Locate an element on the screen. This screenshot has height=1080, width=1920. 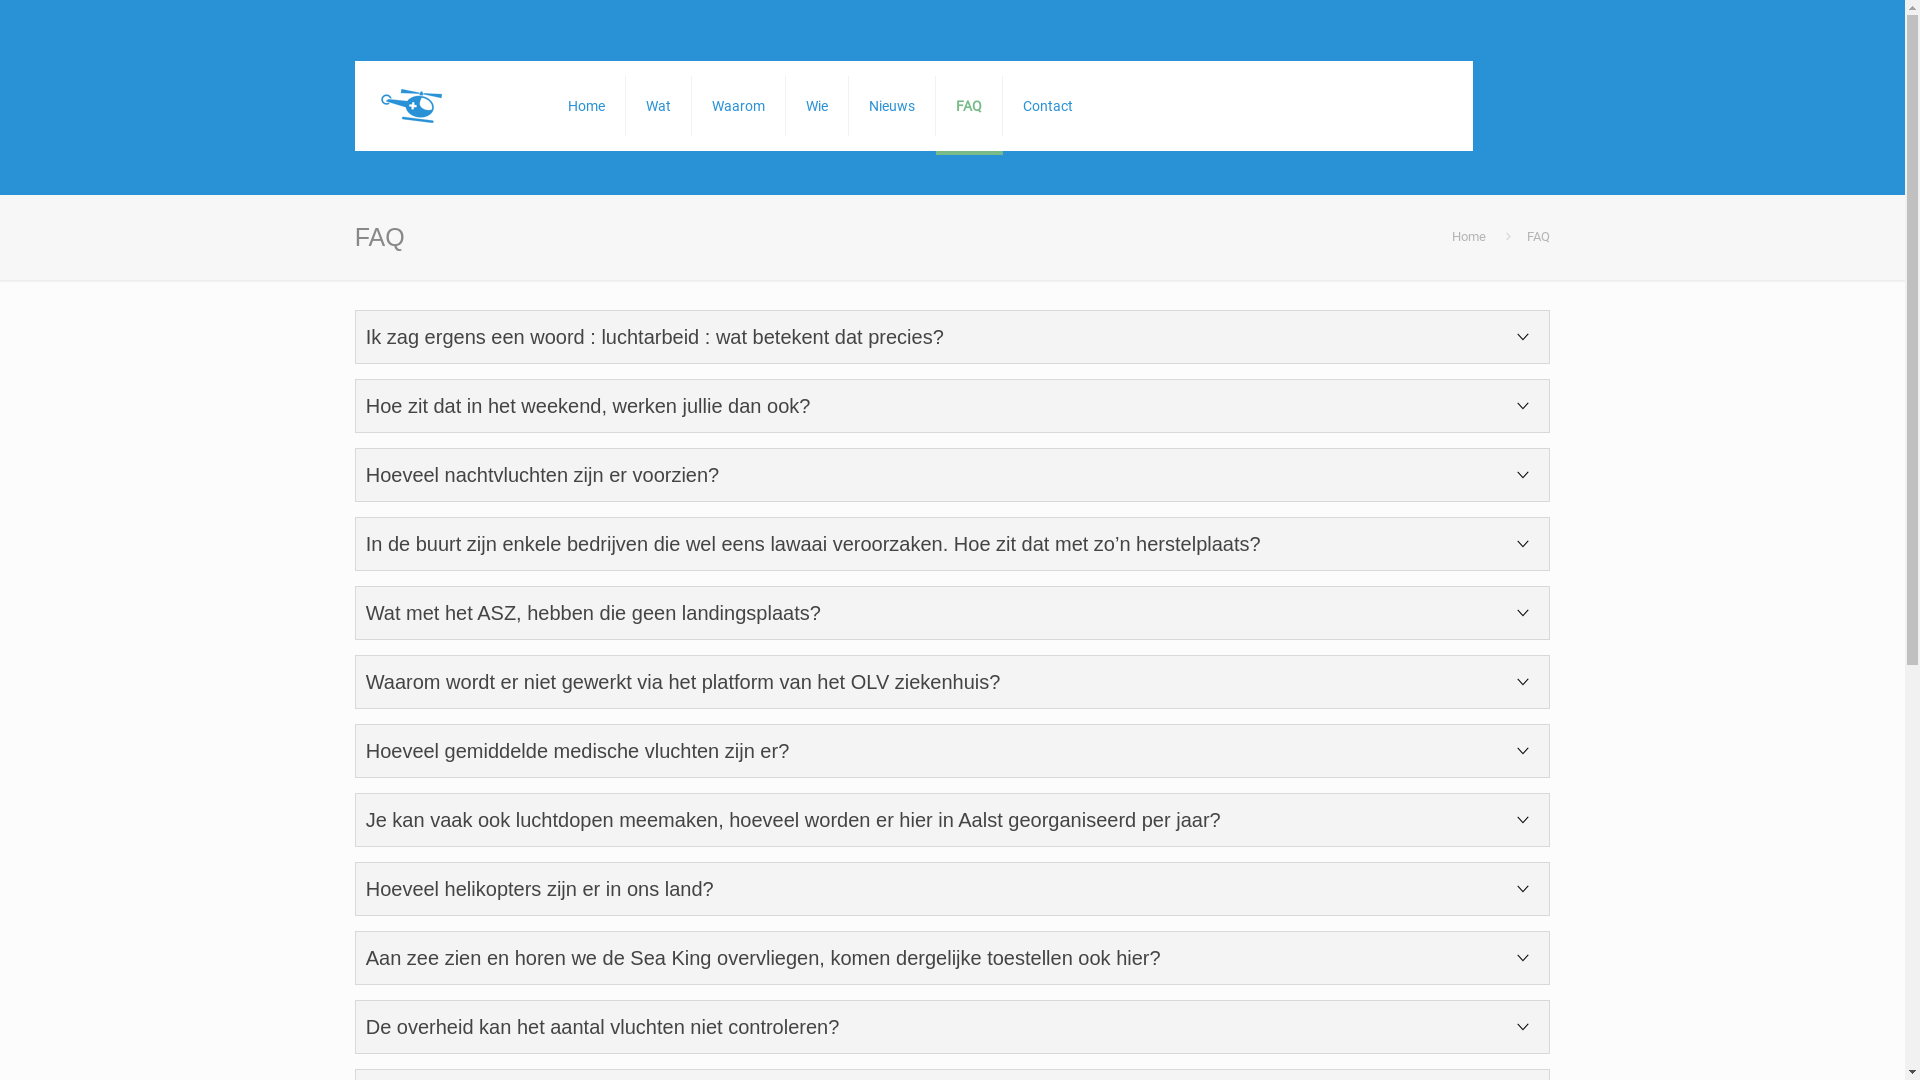
'Nieuws' is located at coordinates (891, 105).